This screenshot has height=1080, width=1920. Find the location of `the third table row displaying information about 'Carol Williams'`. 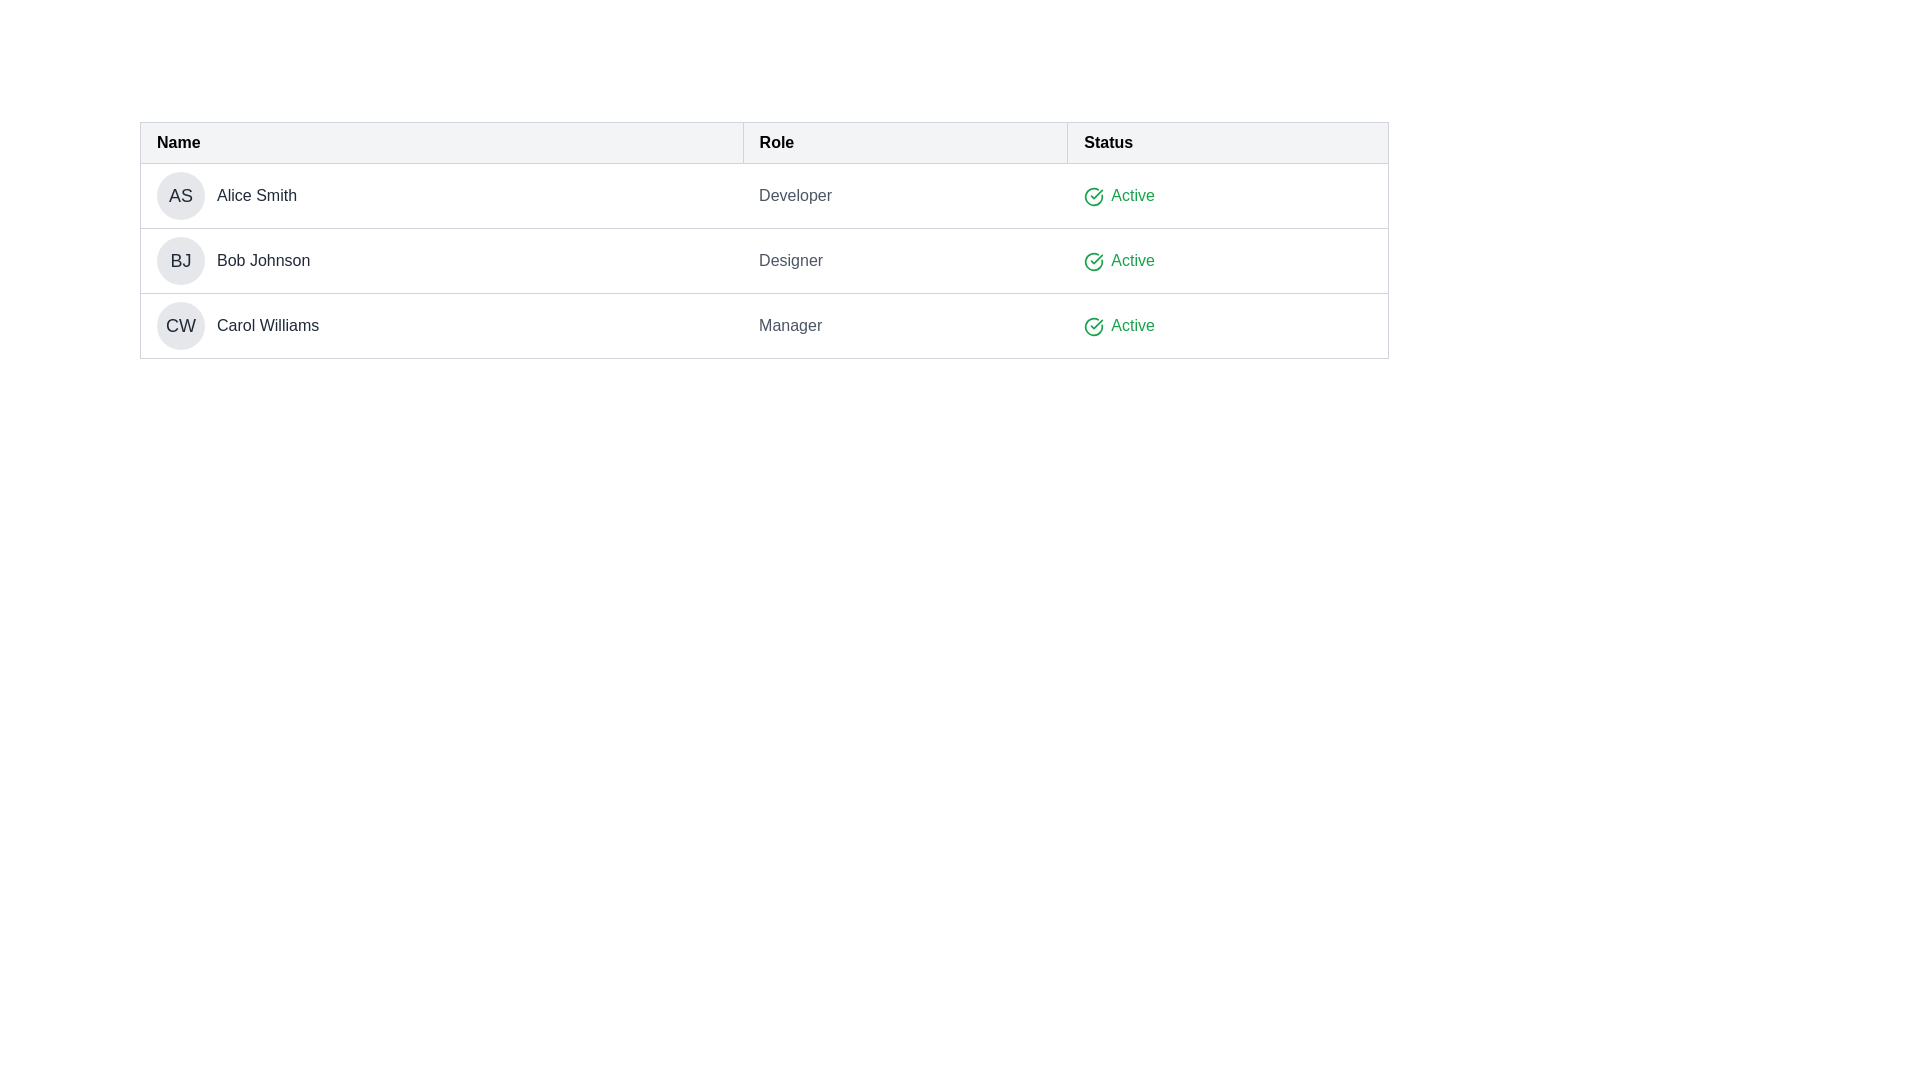

the third table row displaying information about 'Carol Williams' is located at coordinates (763, 325).